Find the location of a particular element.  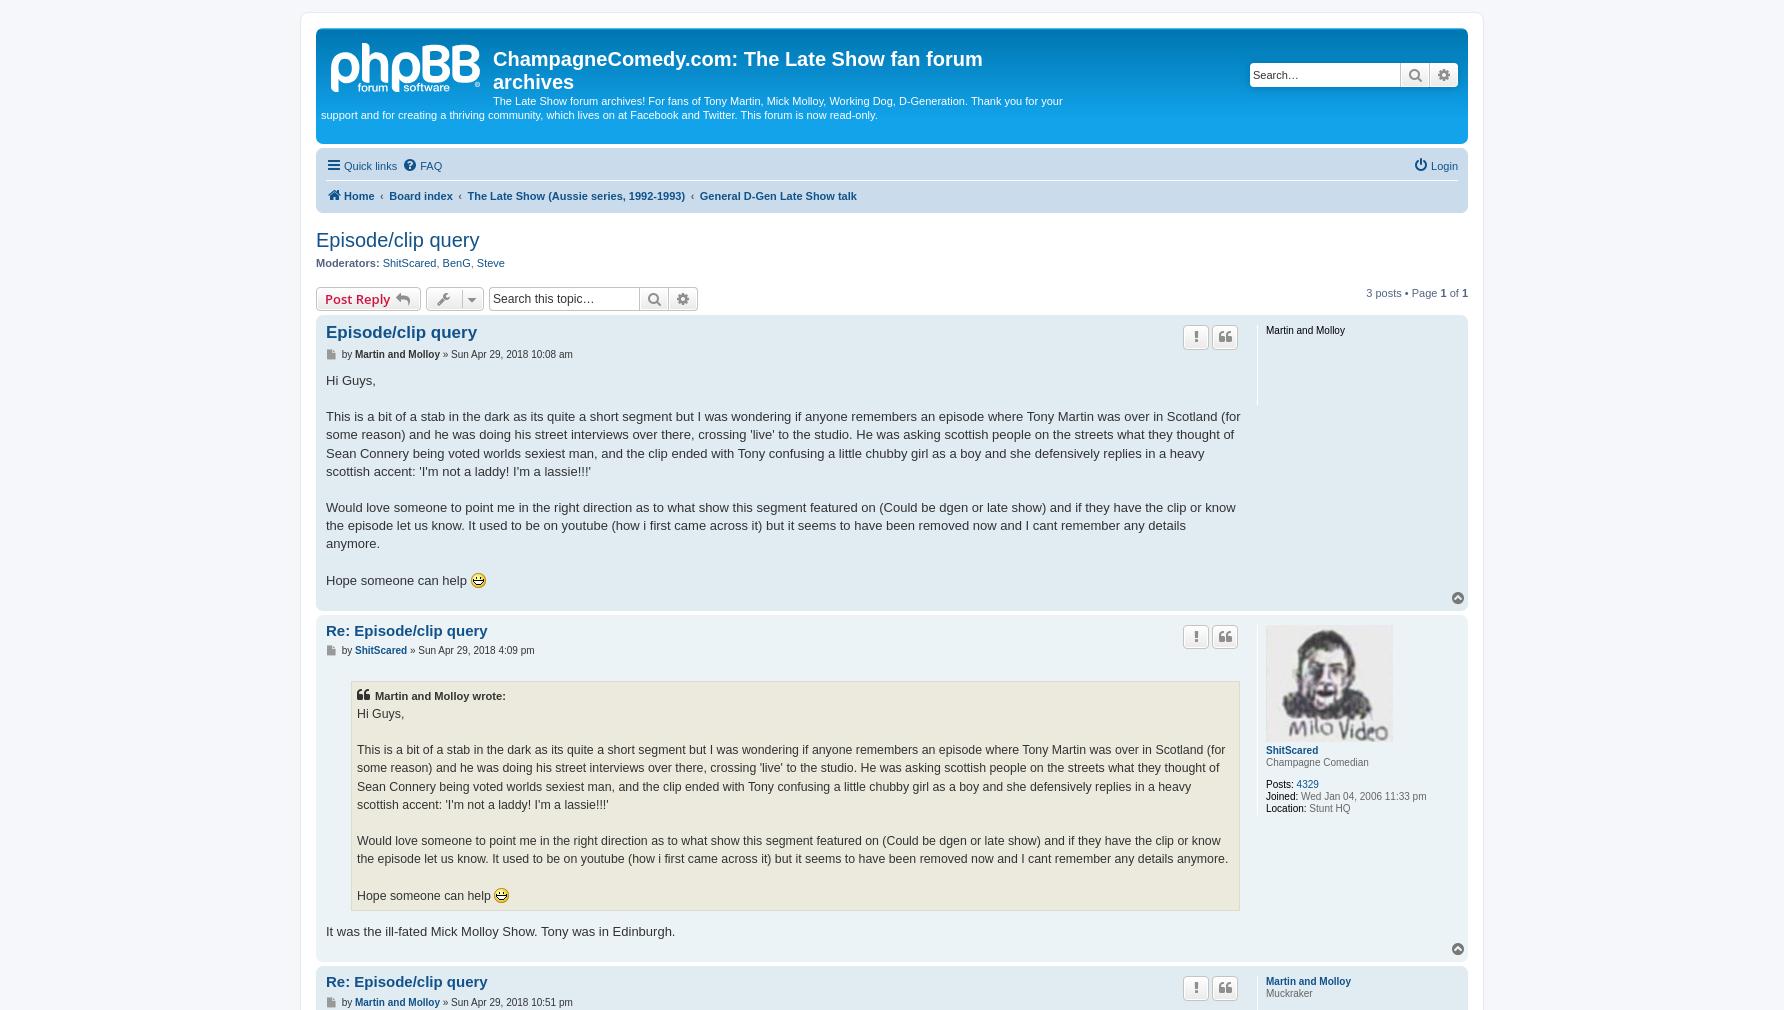

'4329' is located at coordinates (1305, 784).